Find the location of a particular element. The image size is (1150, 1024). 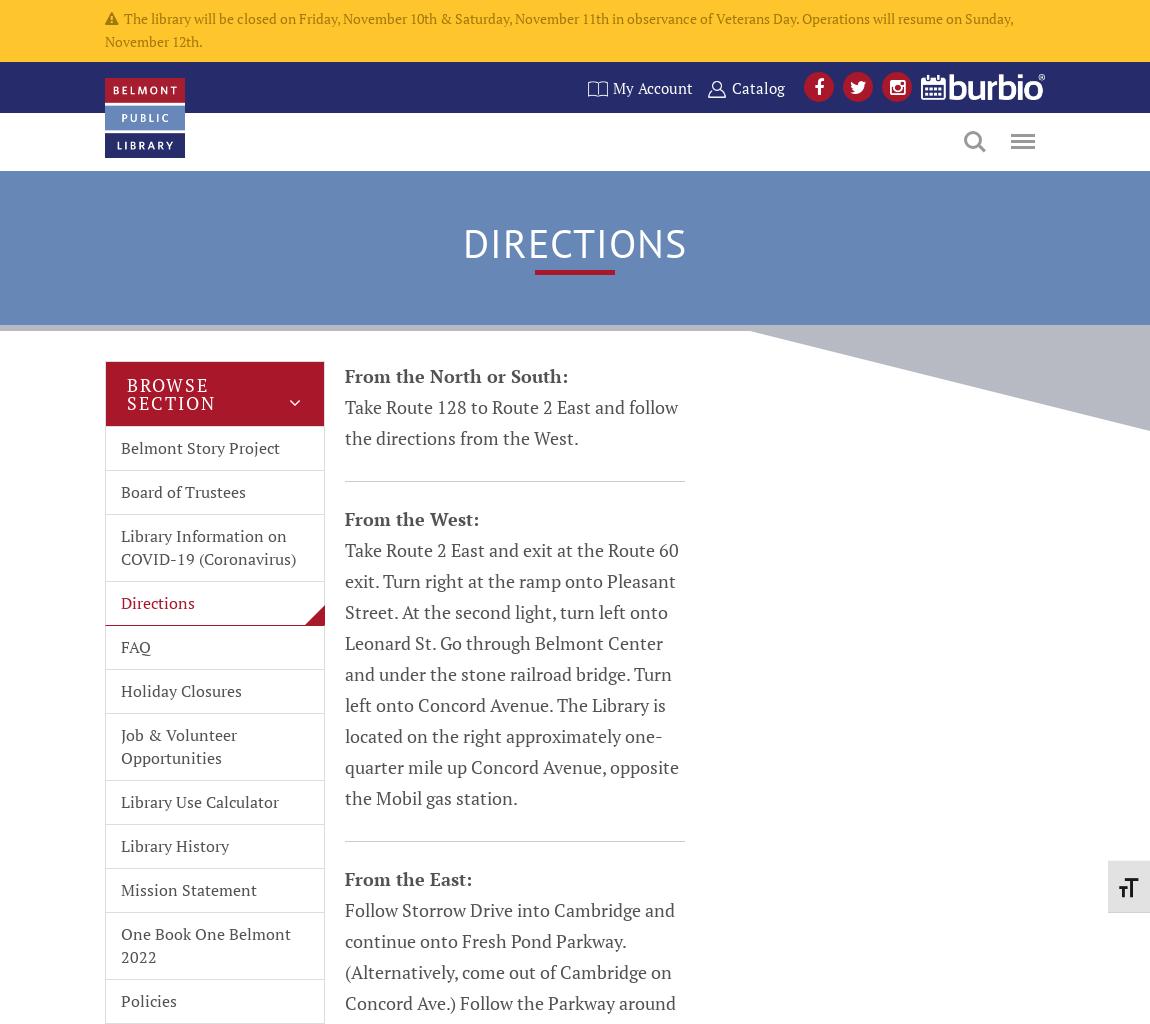

'Take Route 2 East and exit at the Route 60 exit. Turn right at the ramp onto Pleasant Street. At the second light, turn left onto Leonard St. Go through Belmont Center and under the stone railroad bridge. Turn left onto Concord Avenue. The Library is located on the right approximately one-quarter mile up Concord Avenue, opposite the Mobil gas station.' is located at coordinates (511, 671).